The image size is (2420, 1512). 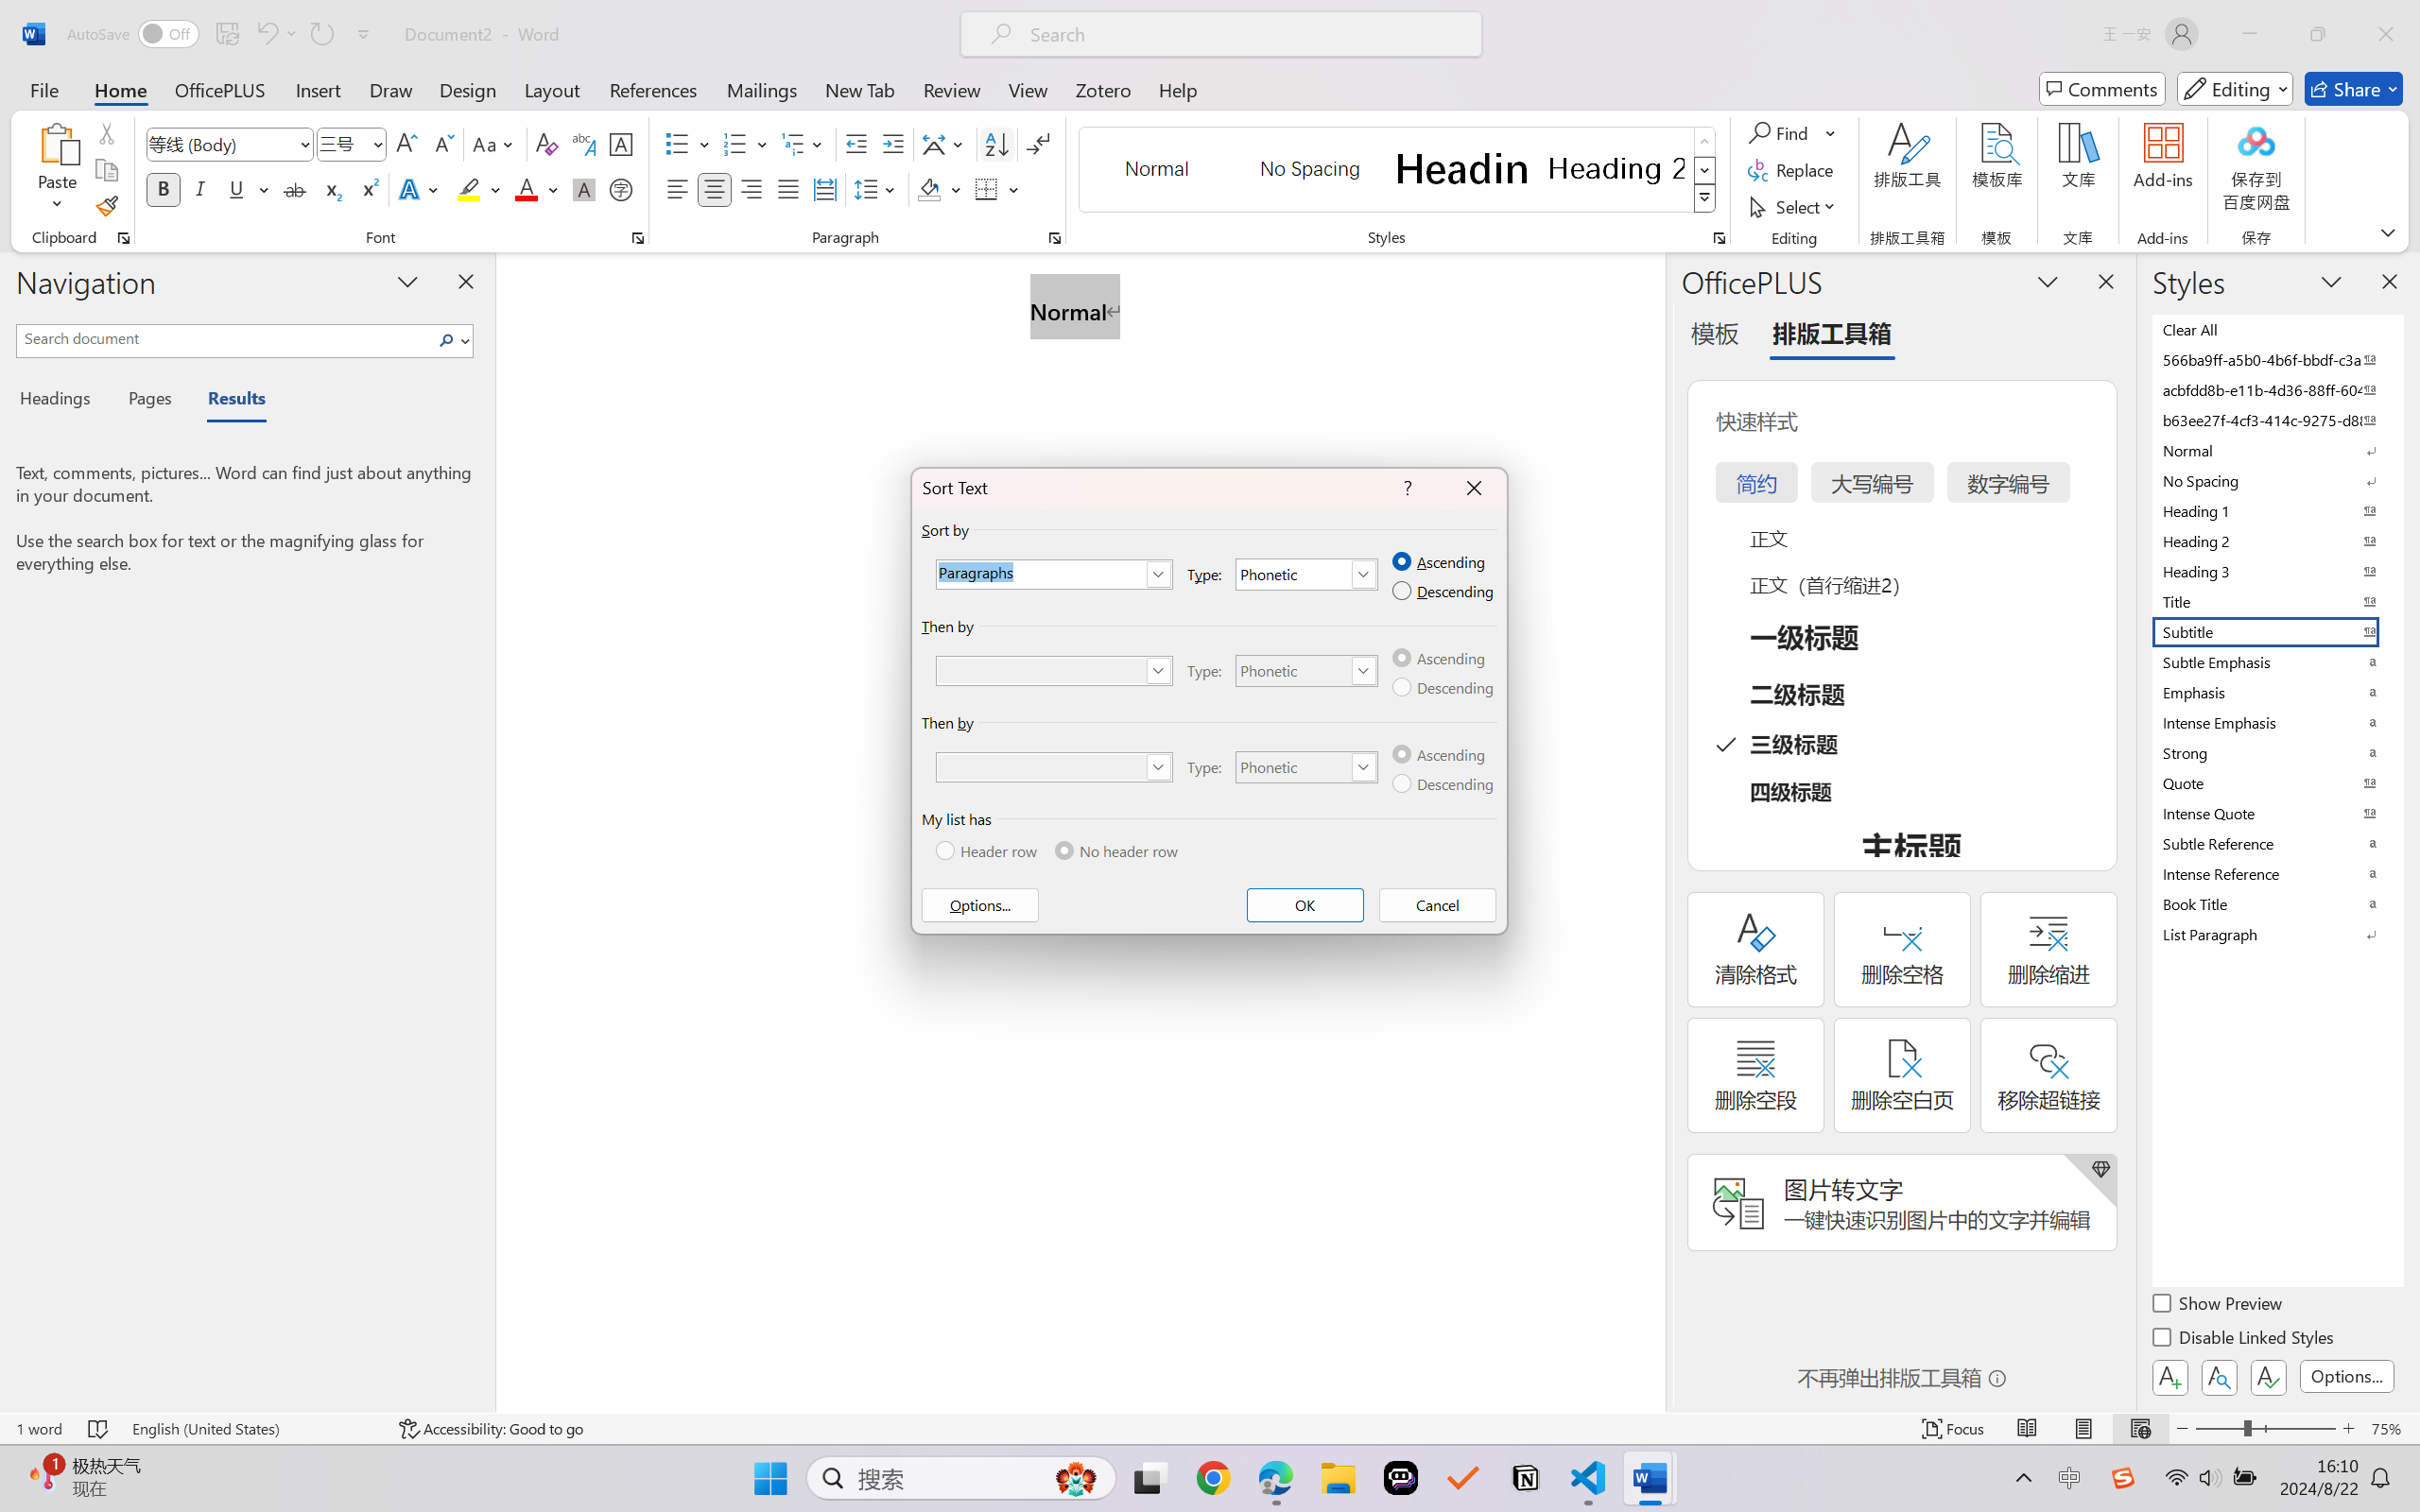 I want to click on 'Class: NetUIButton', so click(x=2269, y=1376).